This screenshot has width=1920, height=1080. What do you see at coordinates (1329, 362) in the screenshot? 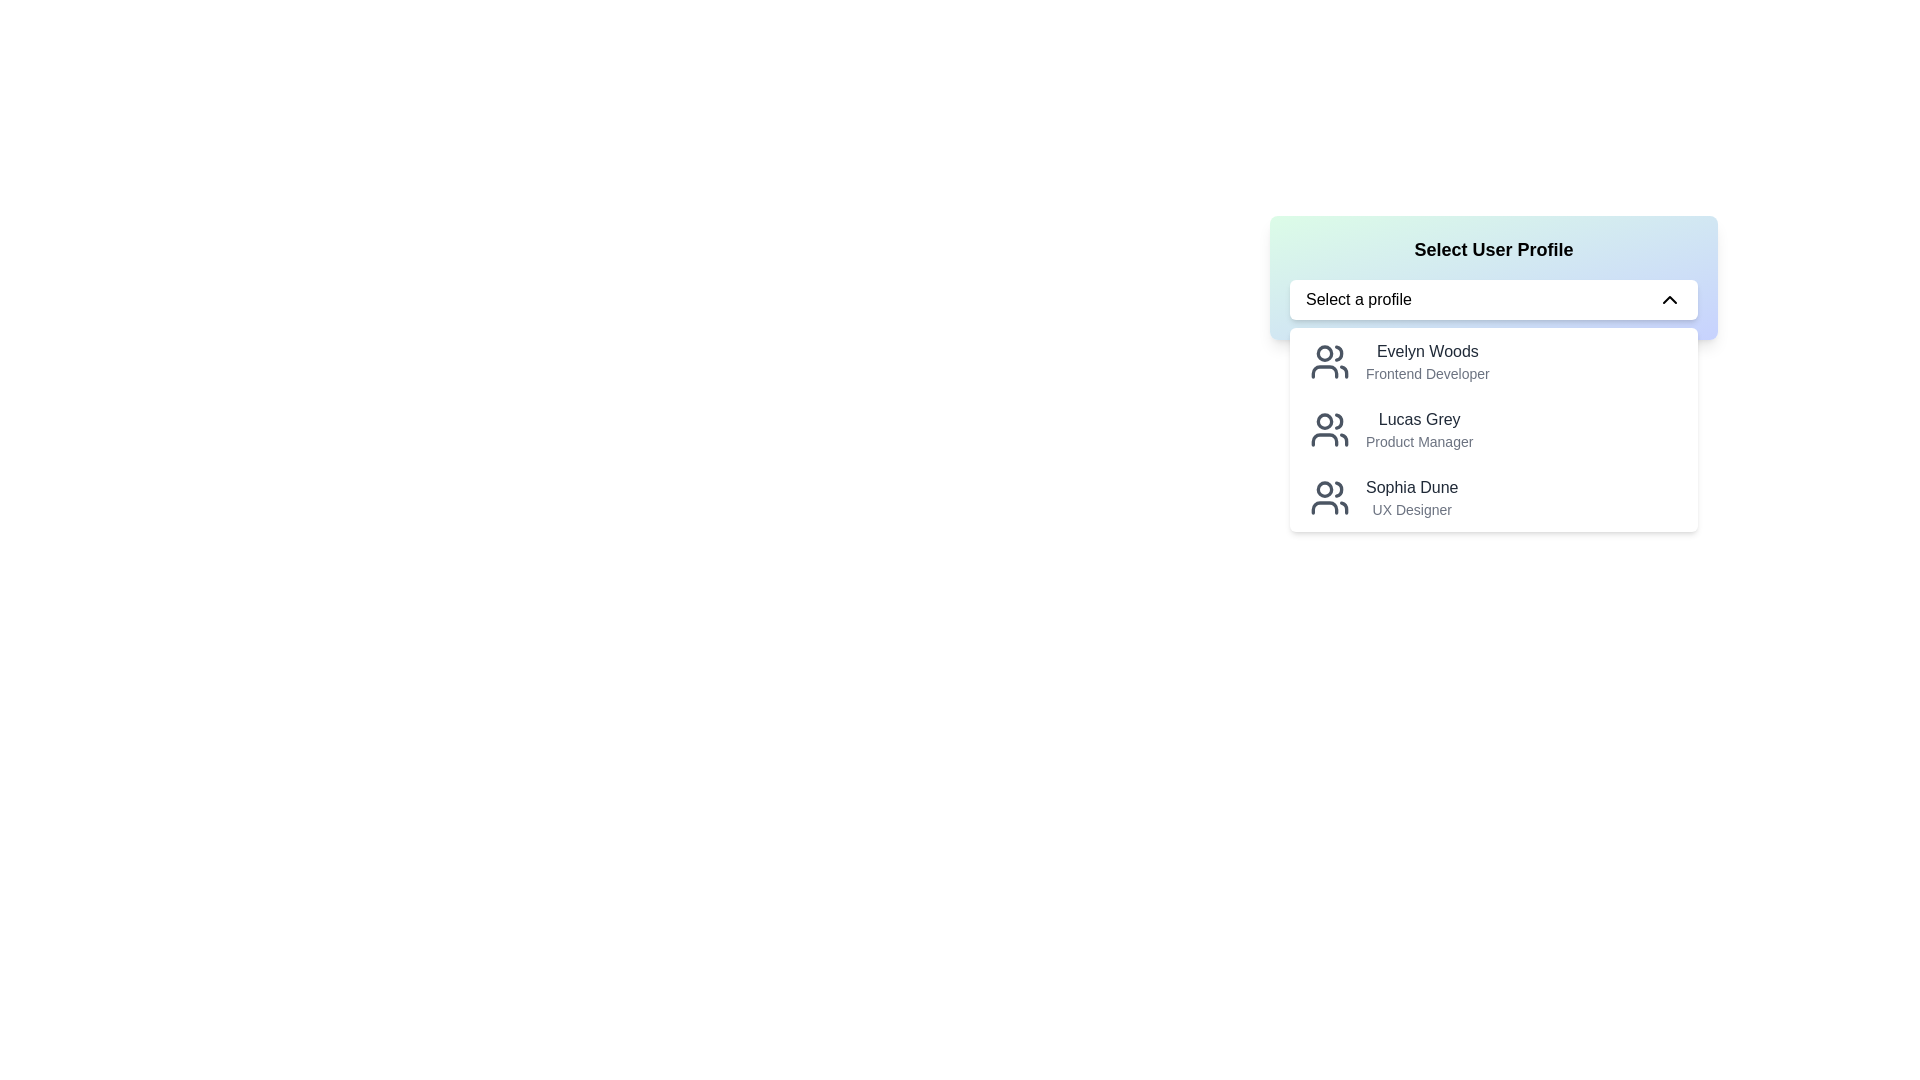
I see `the user profile icon located to the left of the name 'Evelyn Woods' in the profile selection dropdown` at bounding box center [1329, 362].